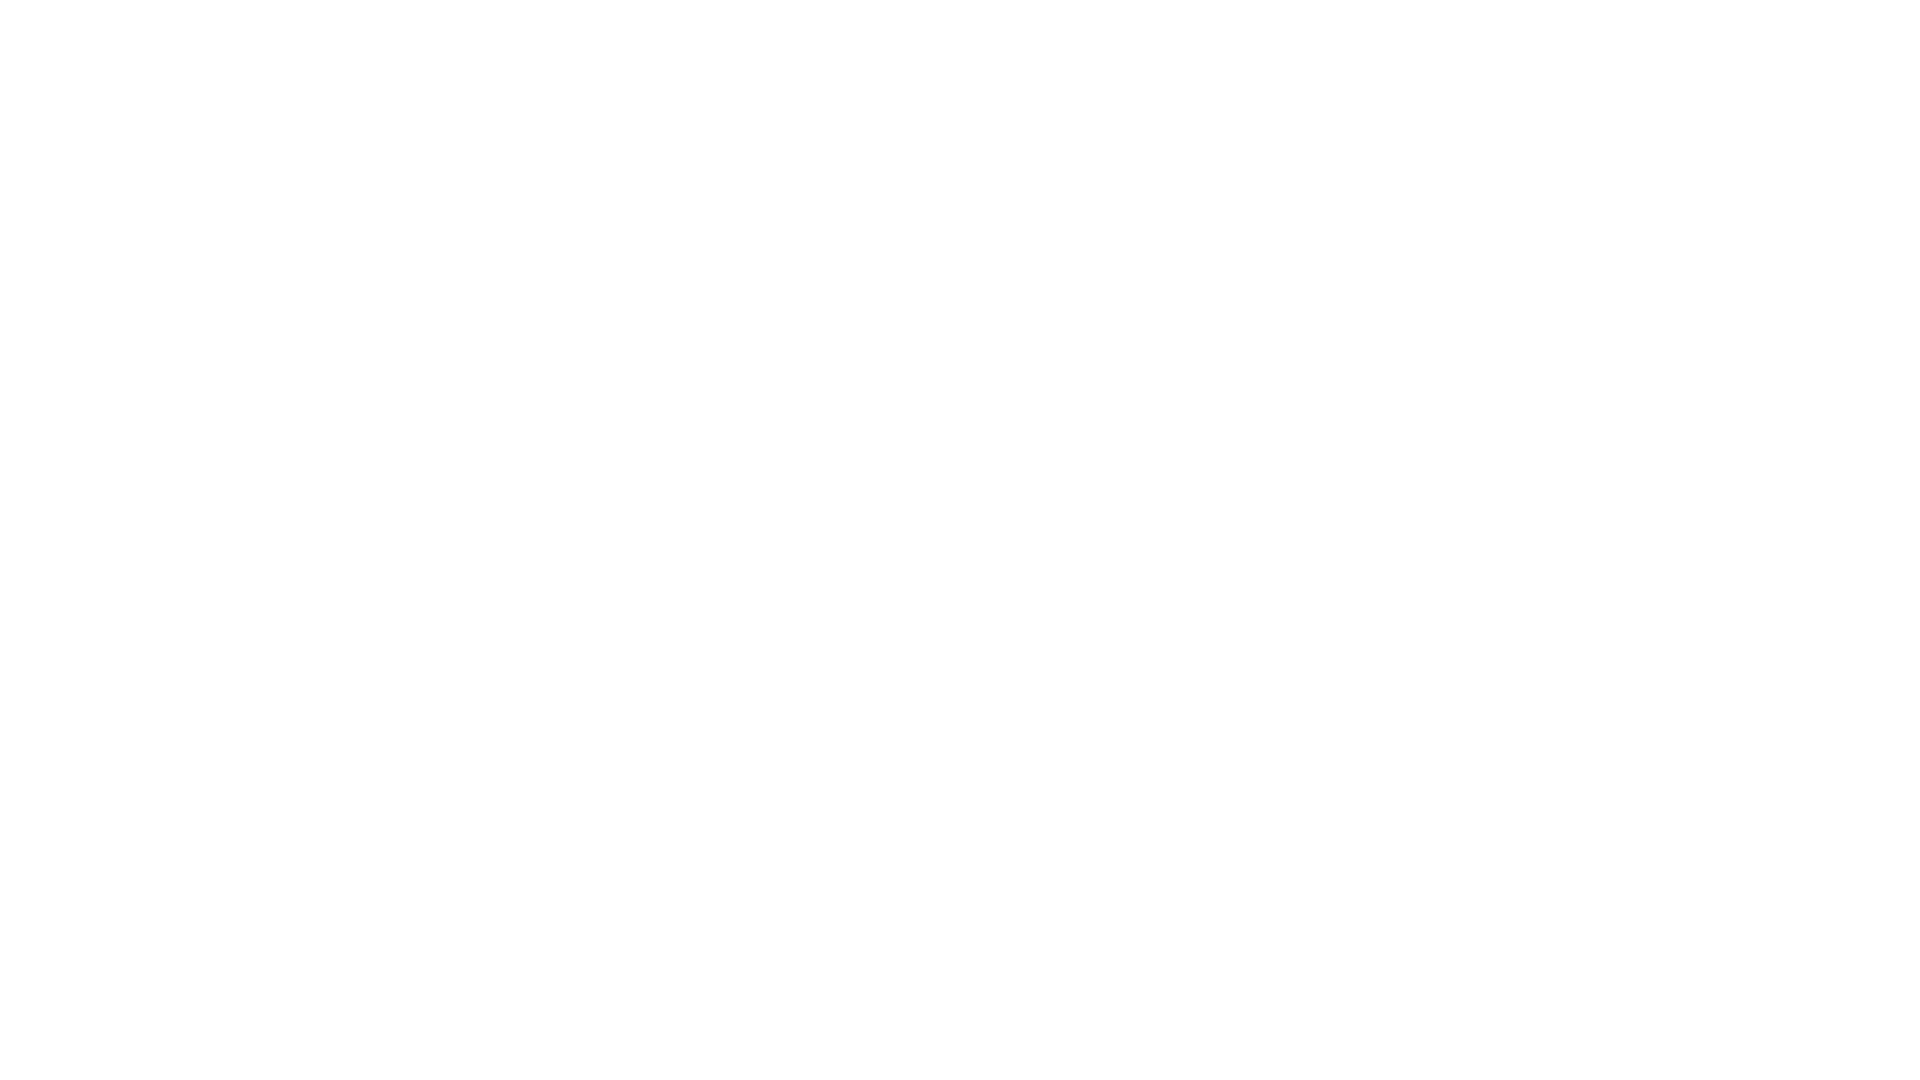 The height and width of the screenshot is (1080, 1920). I want to click on RECHERCHE, so click(504, 153).